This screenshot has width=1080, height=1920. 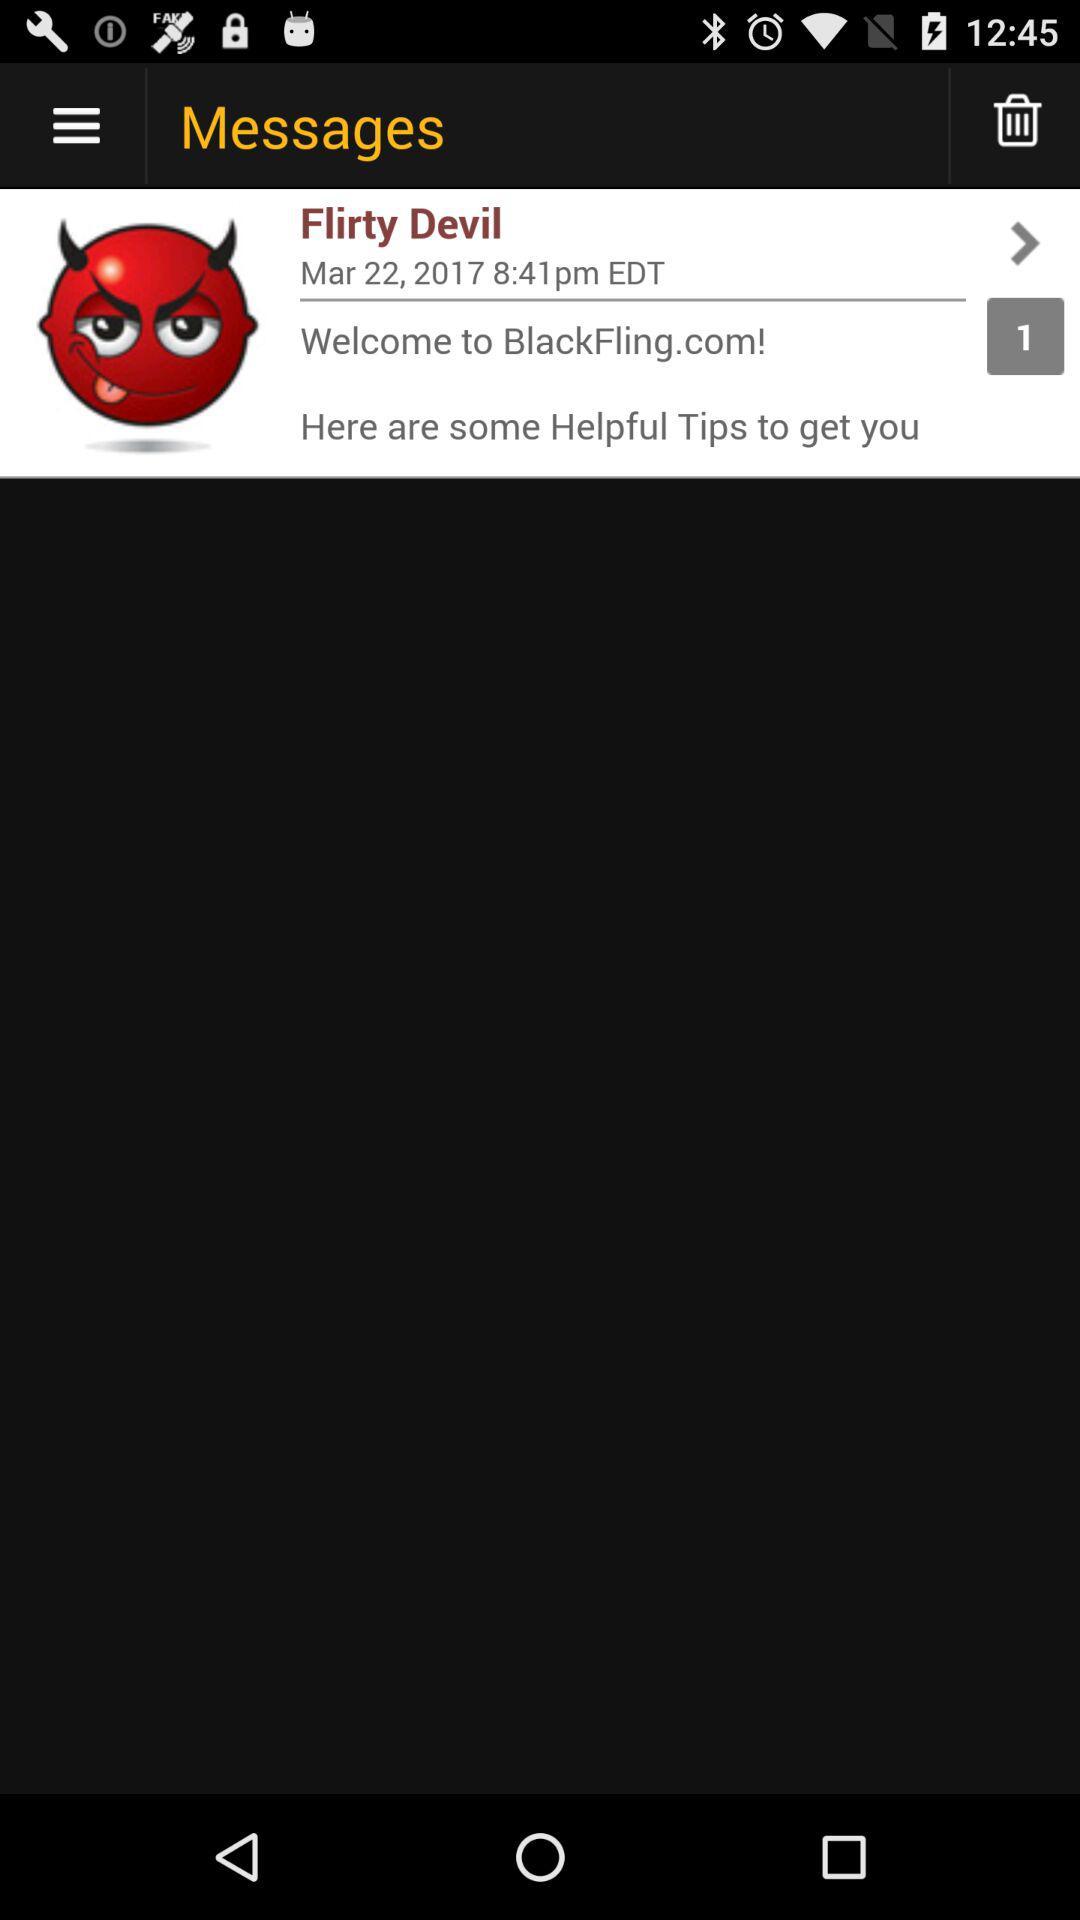 What do you see at coordinates (632, 222) in the screenshot?
I see `icon below the messages item` at bounding box center [632, 222].